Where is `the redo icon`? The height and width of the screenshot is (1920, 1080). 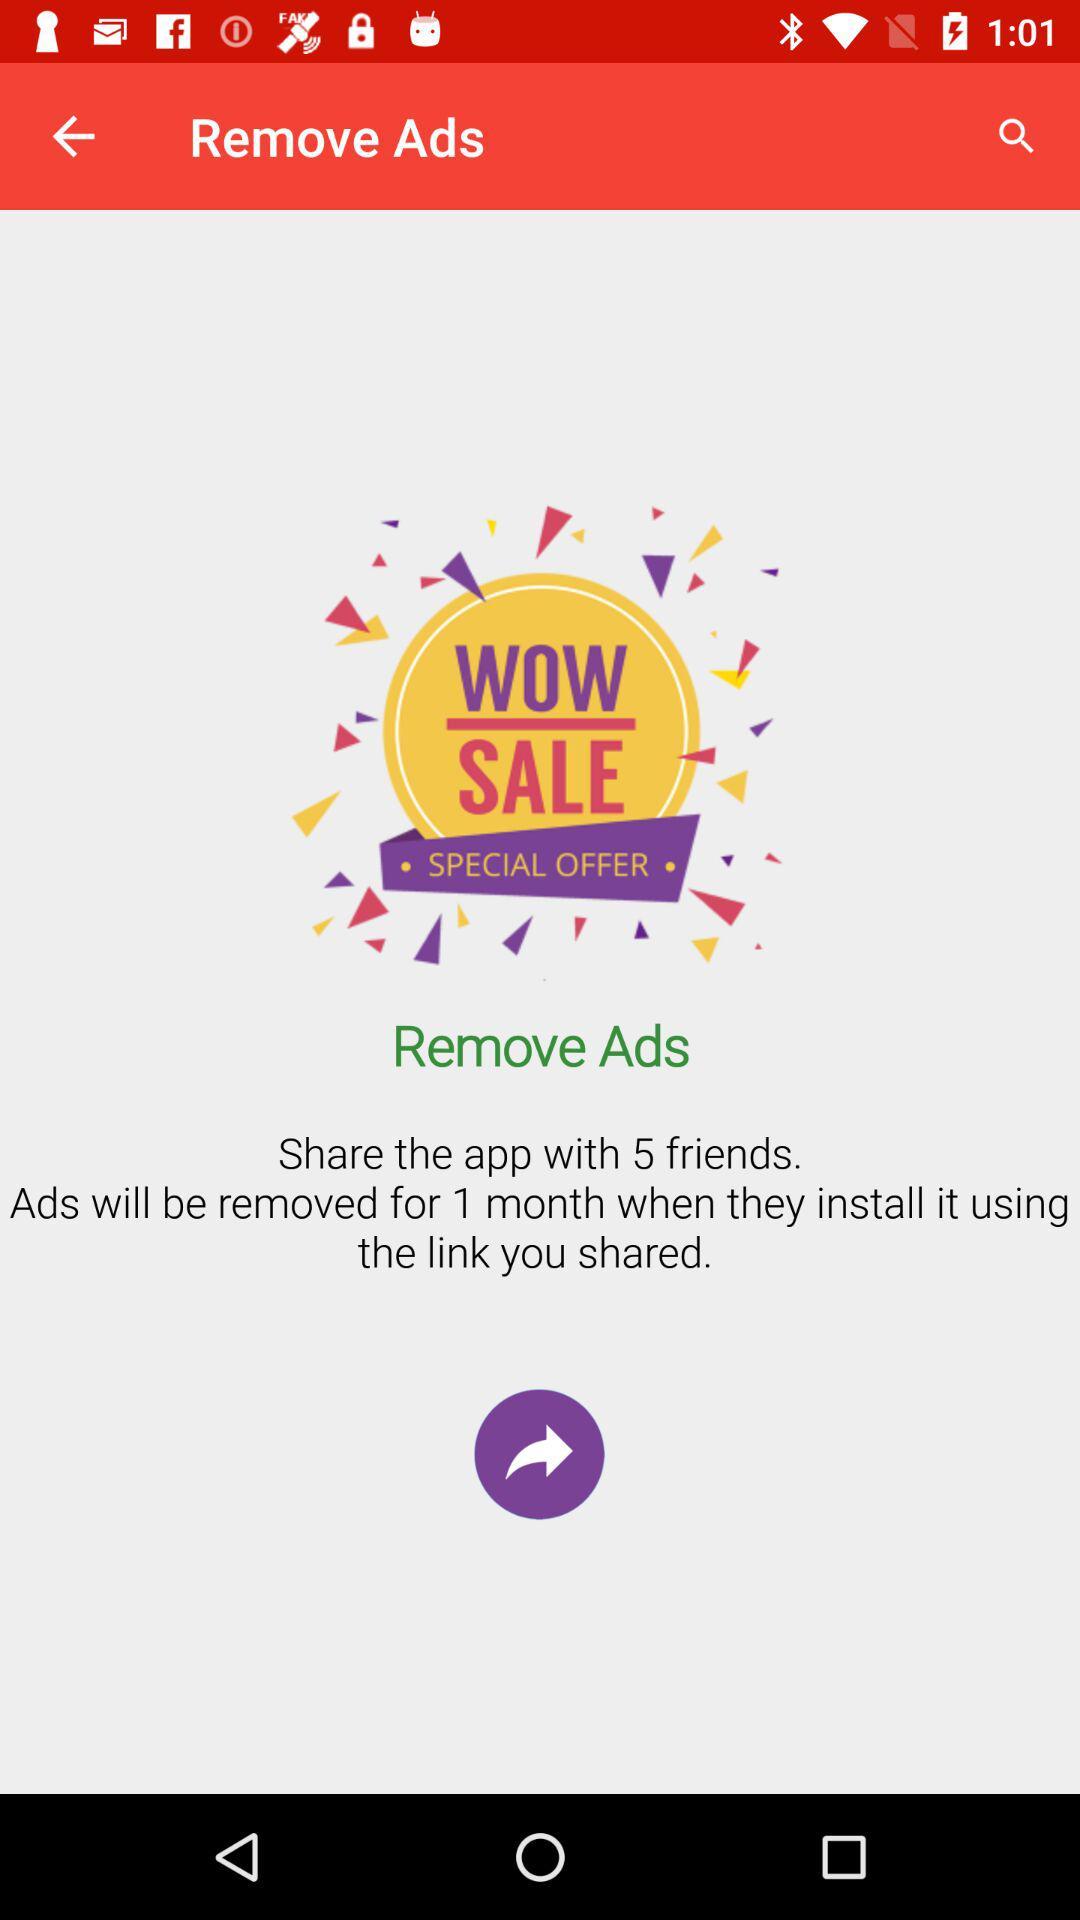
the redo icon is located at coordinates (538, 1454).